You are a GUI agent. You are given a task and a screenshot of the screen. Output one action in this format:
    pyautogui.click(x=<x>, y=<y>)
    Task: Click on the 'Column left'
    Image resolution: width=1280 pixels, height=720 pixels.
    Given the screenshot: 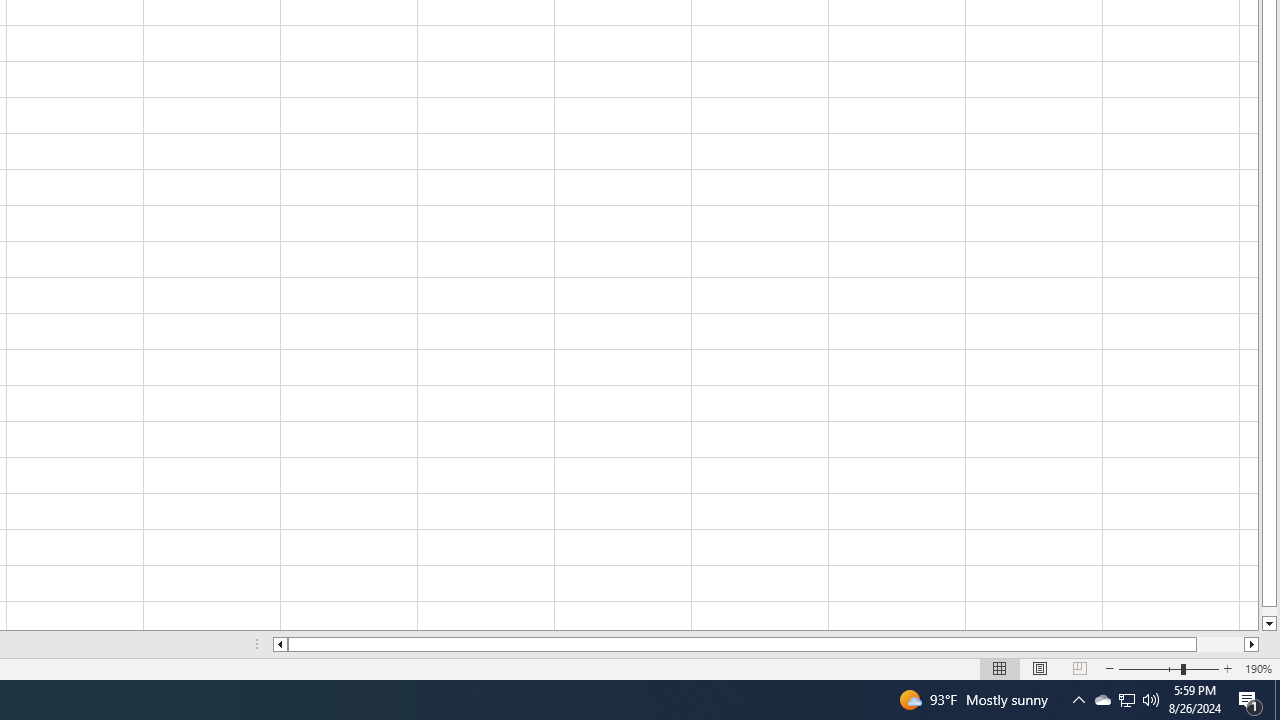 What is the action you would take?
    pyautogui.click(x=278, y=644)
    